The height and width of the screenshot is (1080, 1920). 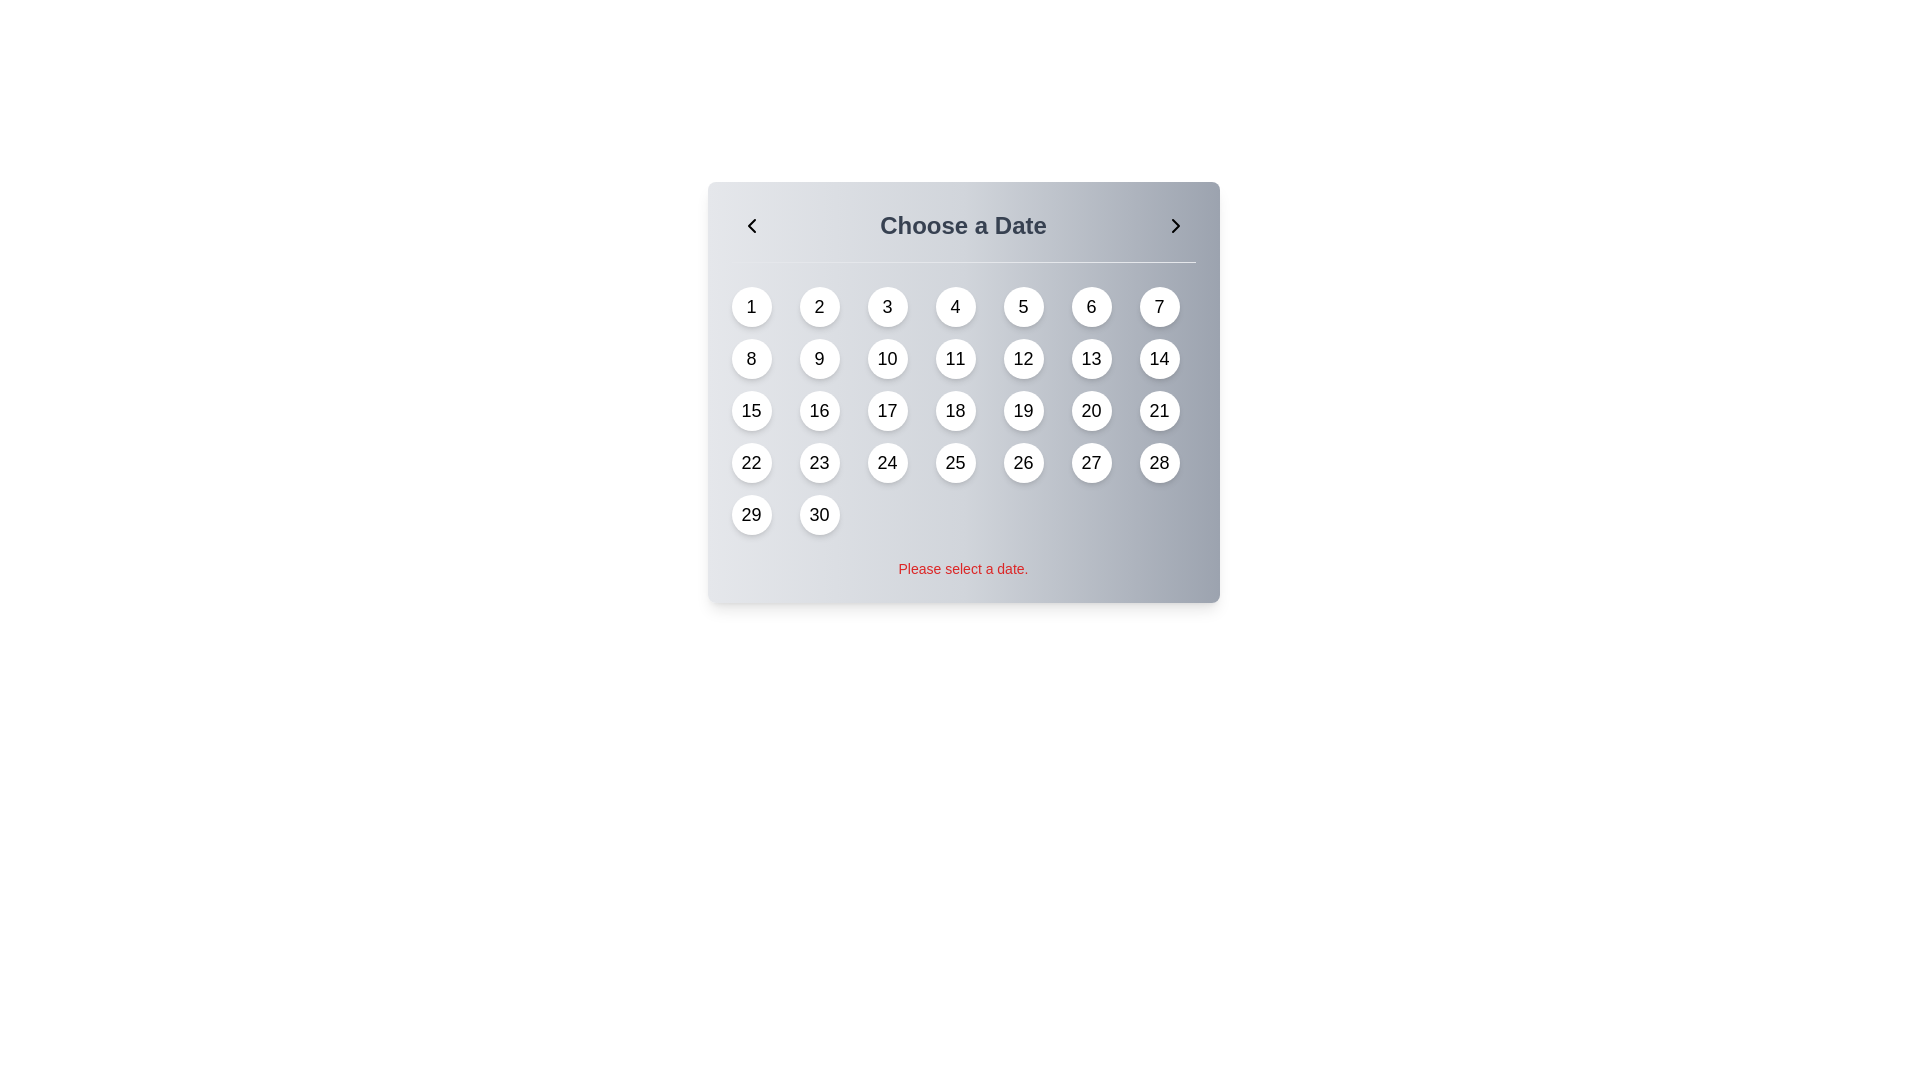 I want to click on the date selection button for '30' located in the fifth row and second column of the calendar grid, so click(x=819, y=514).